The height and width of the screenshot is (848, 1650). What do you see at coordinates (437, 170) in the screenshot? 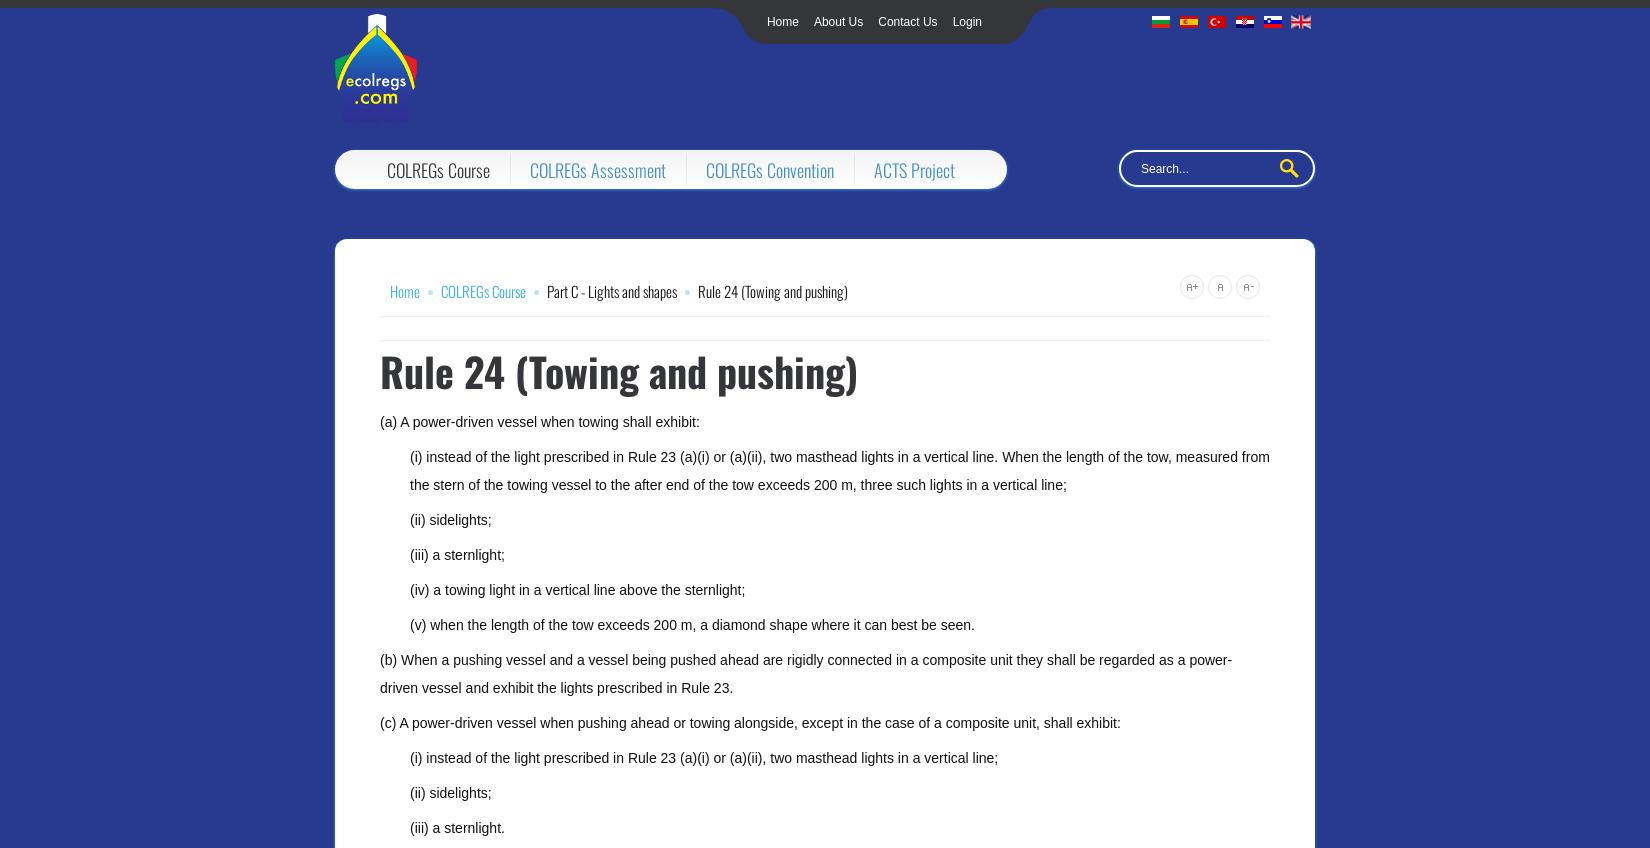
I see `'COLREGs Course'` at bounding box center [437, 170].